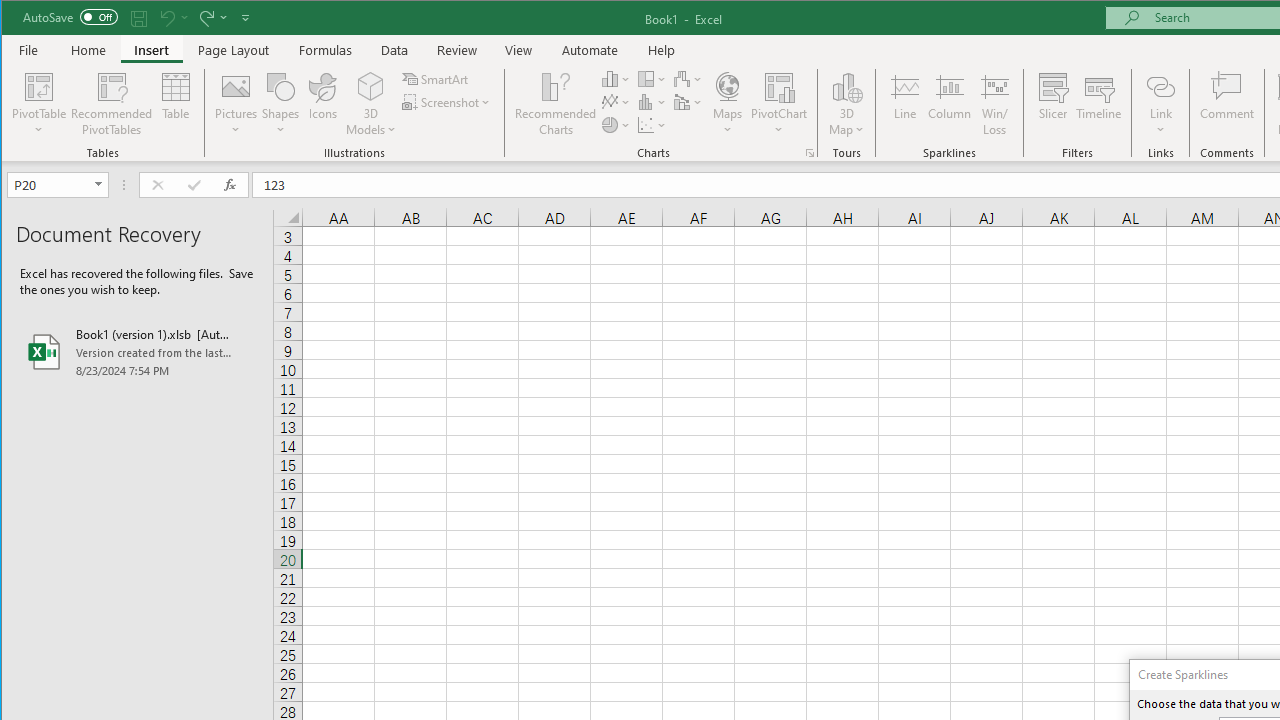  Describe the element at coordinates (176, 104) in the screenshot. I see `'Table'` at that location.